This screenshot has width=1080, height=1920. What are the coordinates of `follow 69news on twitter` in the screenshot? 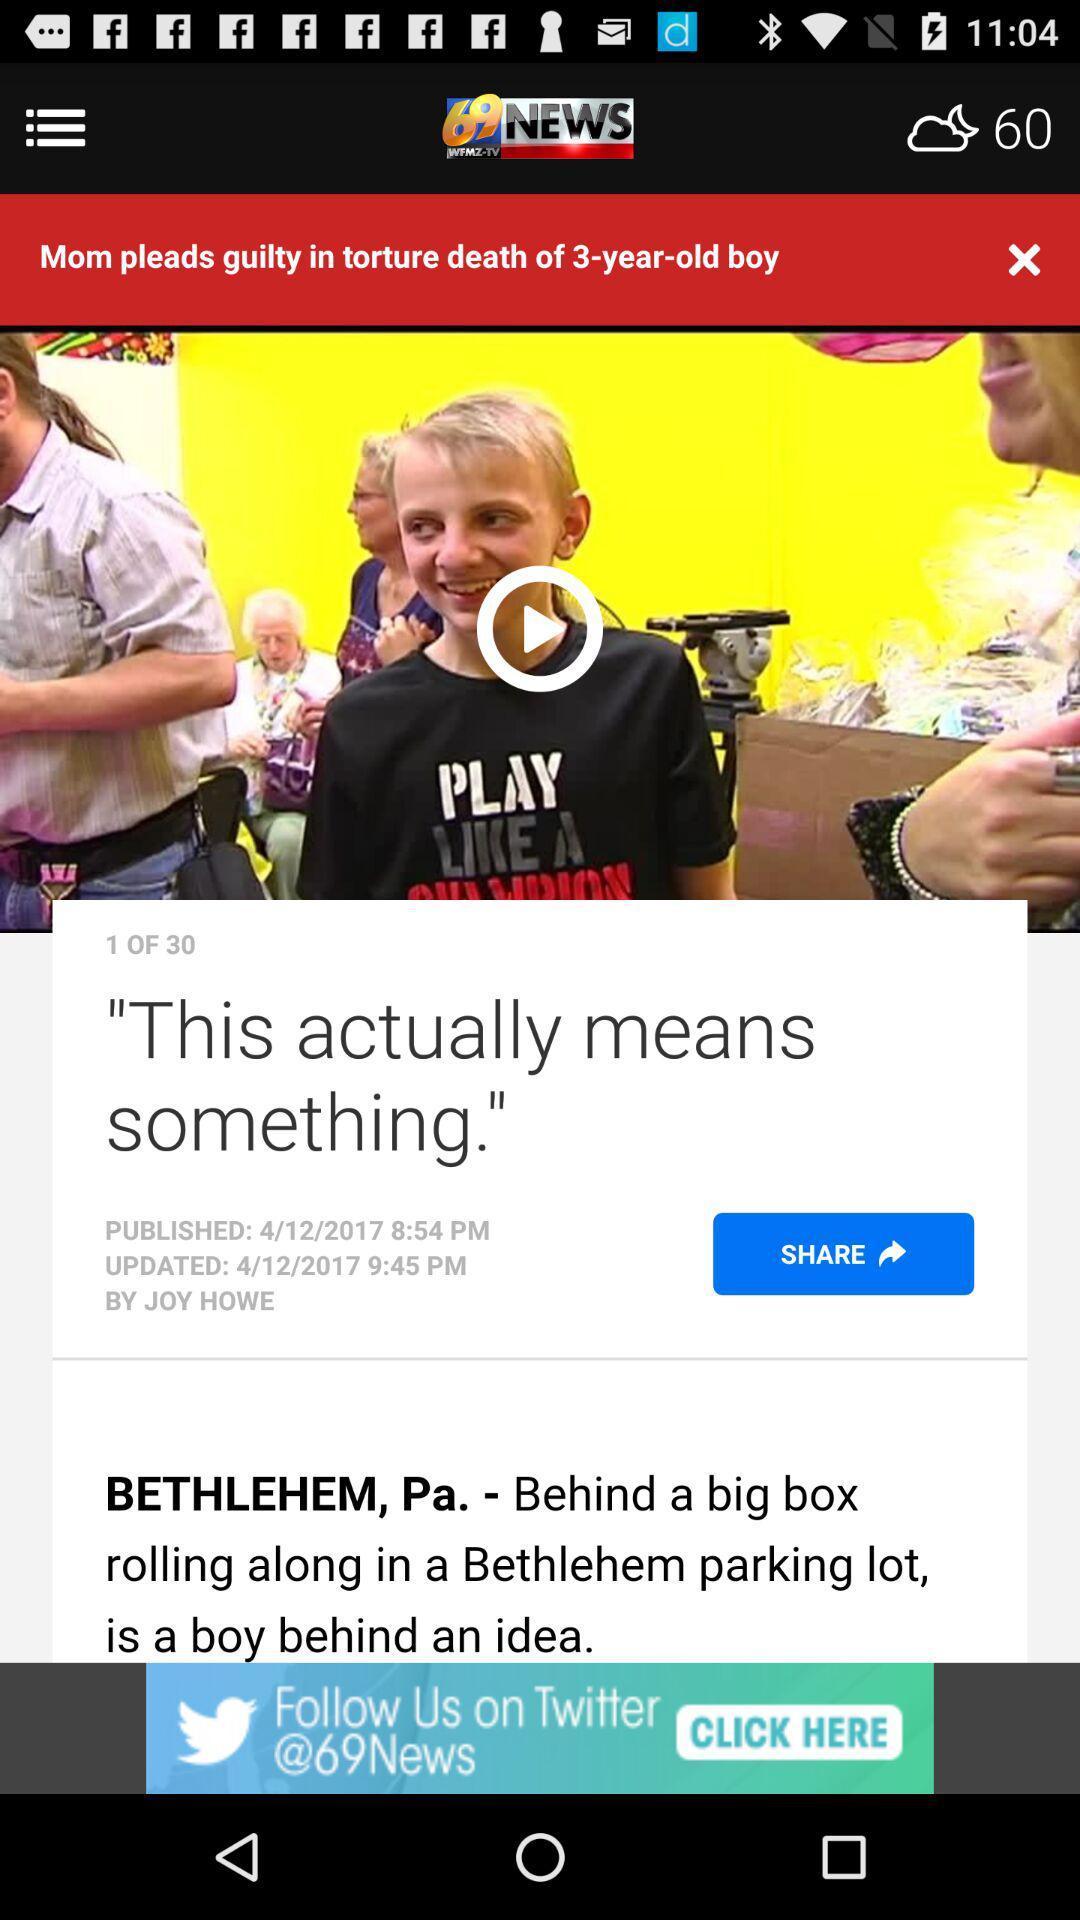 It's located at (540, 1727).